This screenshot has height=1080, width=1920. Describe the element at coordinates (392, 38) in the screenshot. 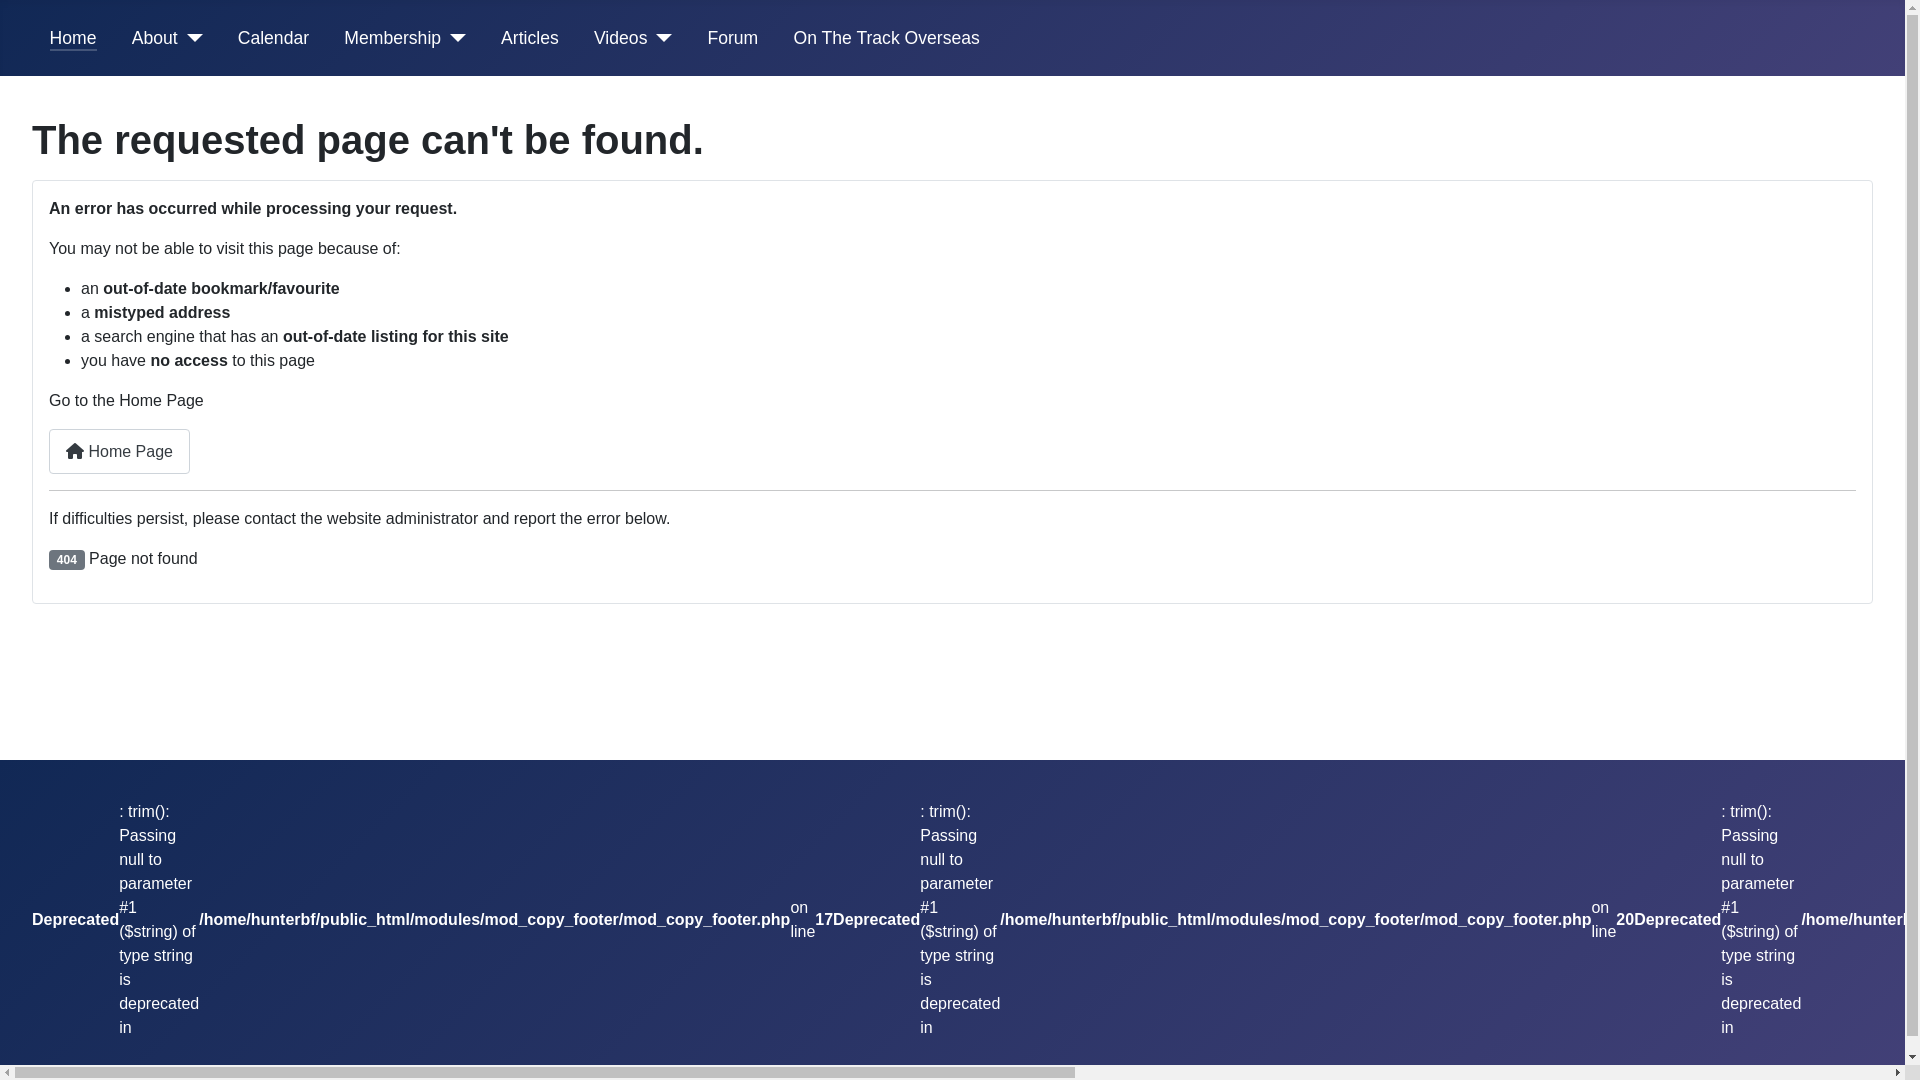

I see `'Membership'` at that location.